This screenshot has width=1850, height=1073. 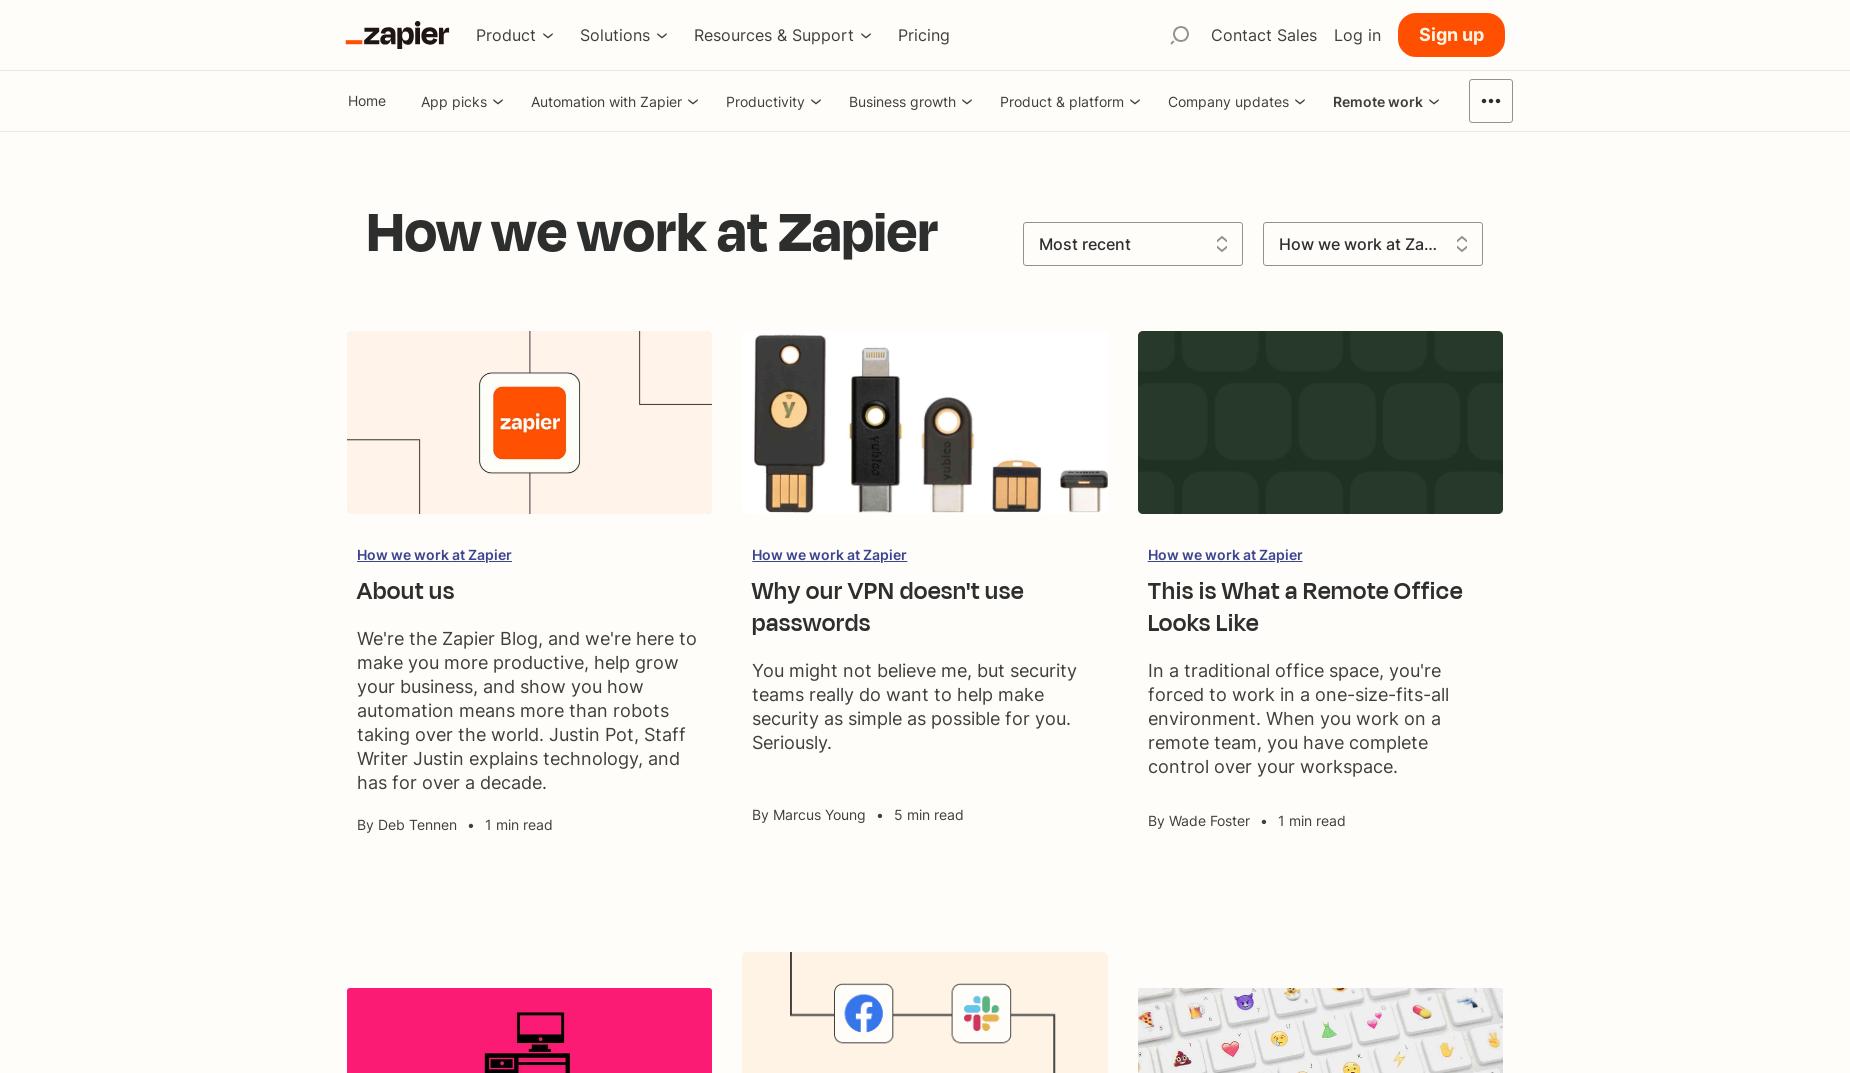 What do you see at coordinates (772, 814) in the screenshot?
I see `'Marcus Young'` at bounding box center [772, 814].